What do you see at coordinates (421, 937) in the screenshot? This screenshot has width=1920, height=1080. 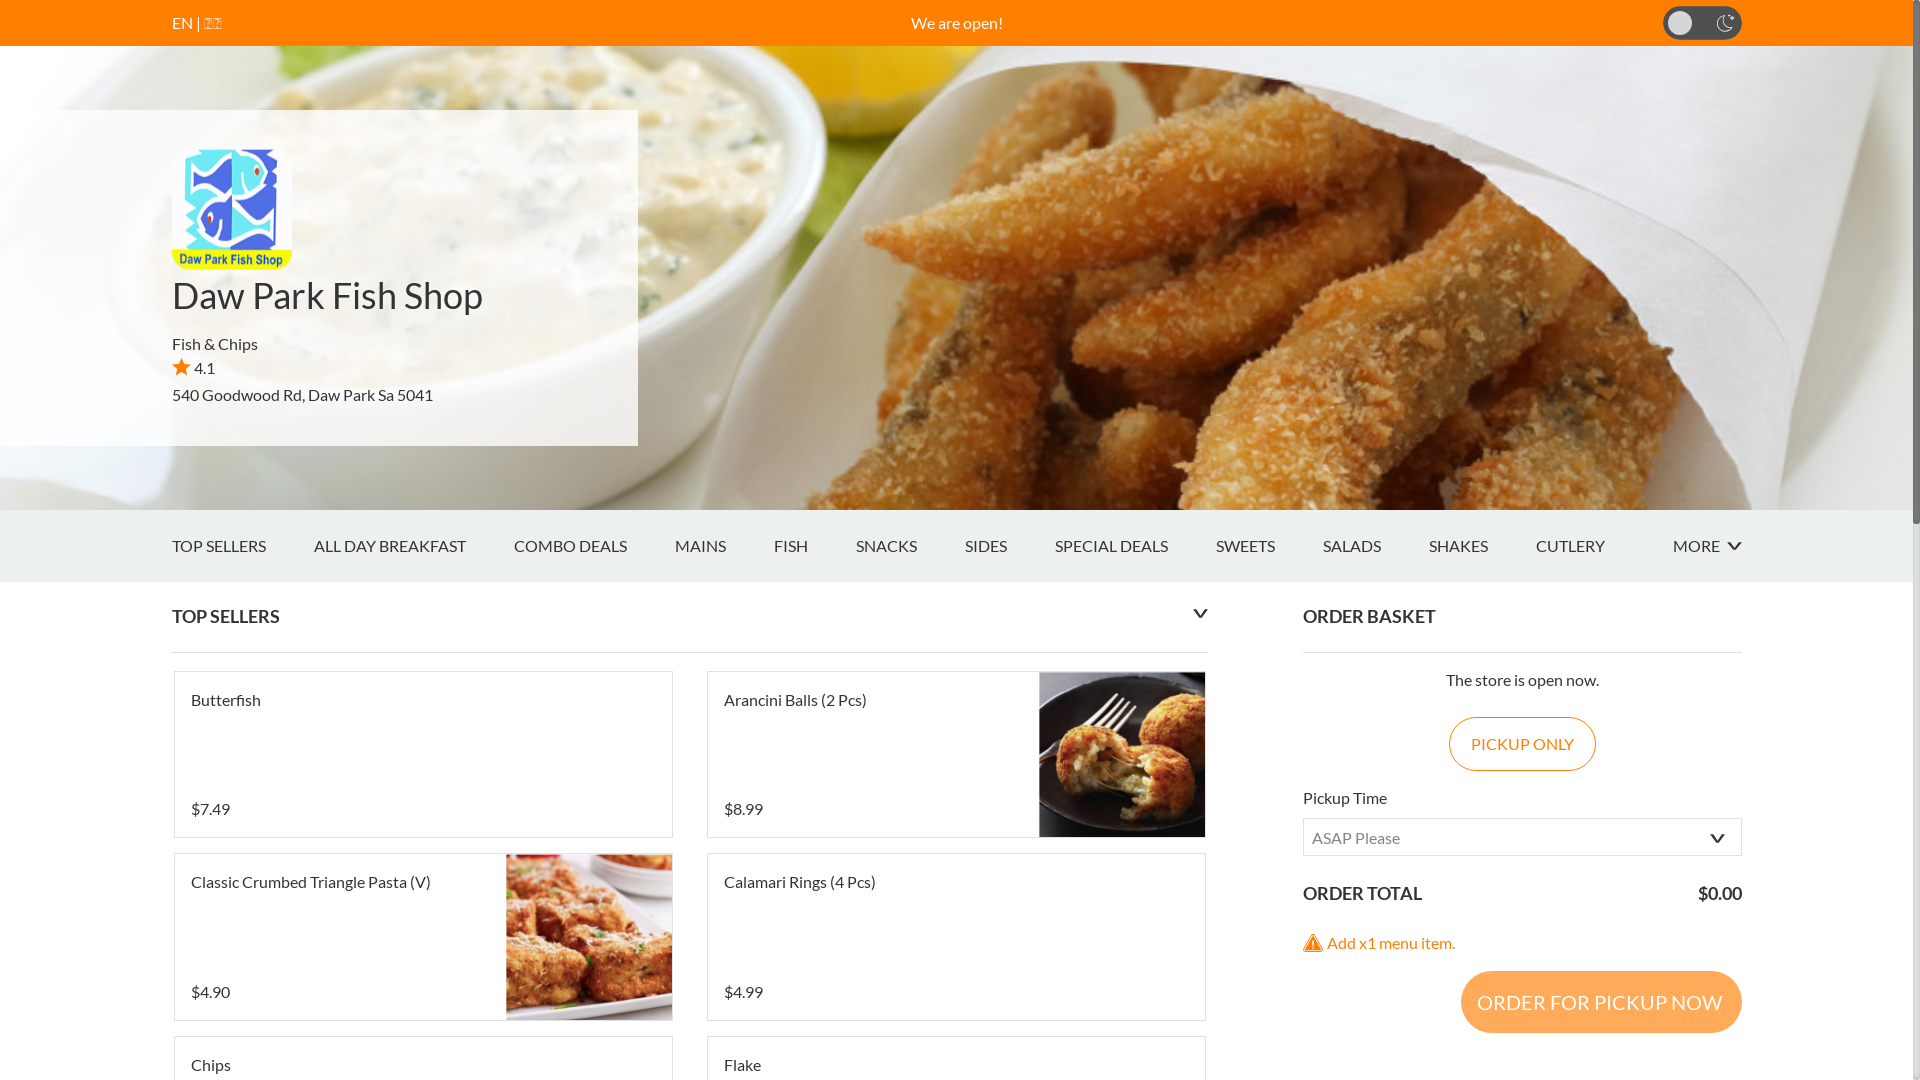 I see `'Classic Crumbed Triangle Pasta (V)` at bounding box center [421, 937].